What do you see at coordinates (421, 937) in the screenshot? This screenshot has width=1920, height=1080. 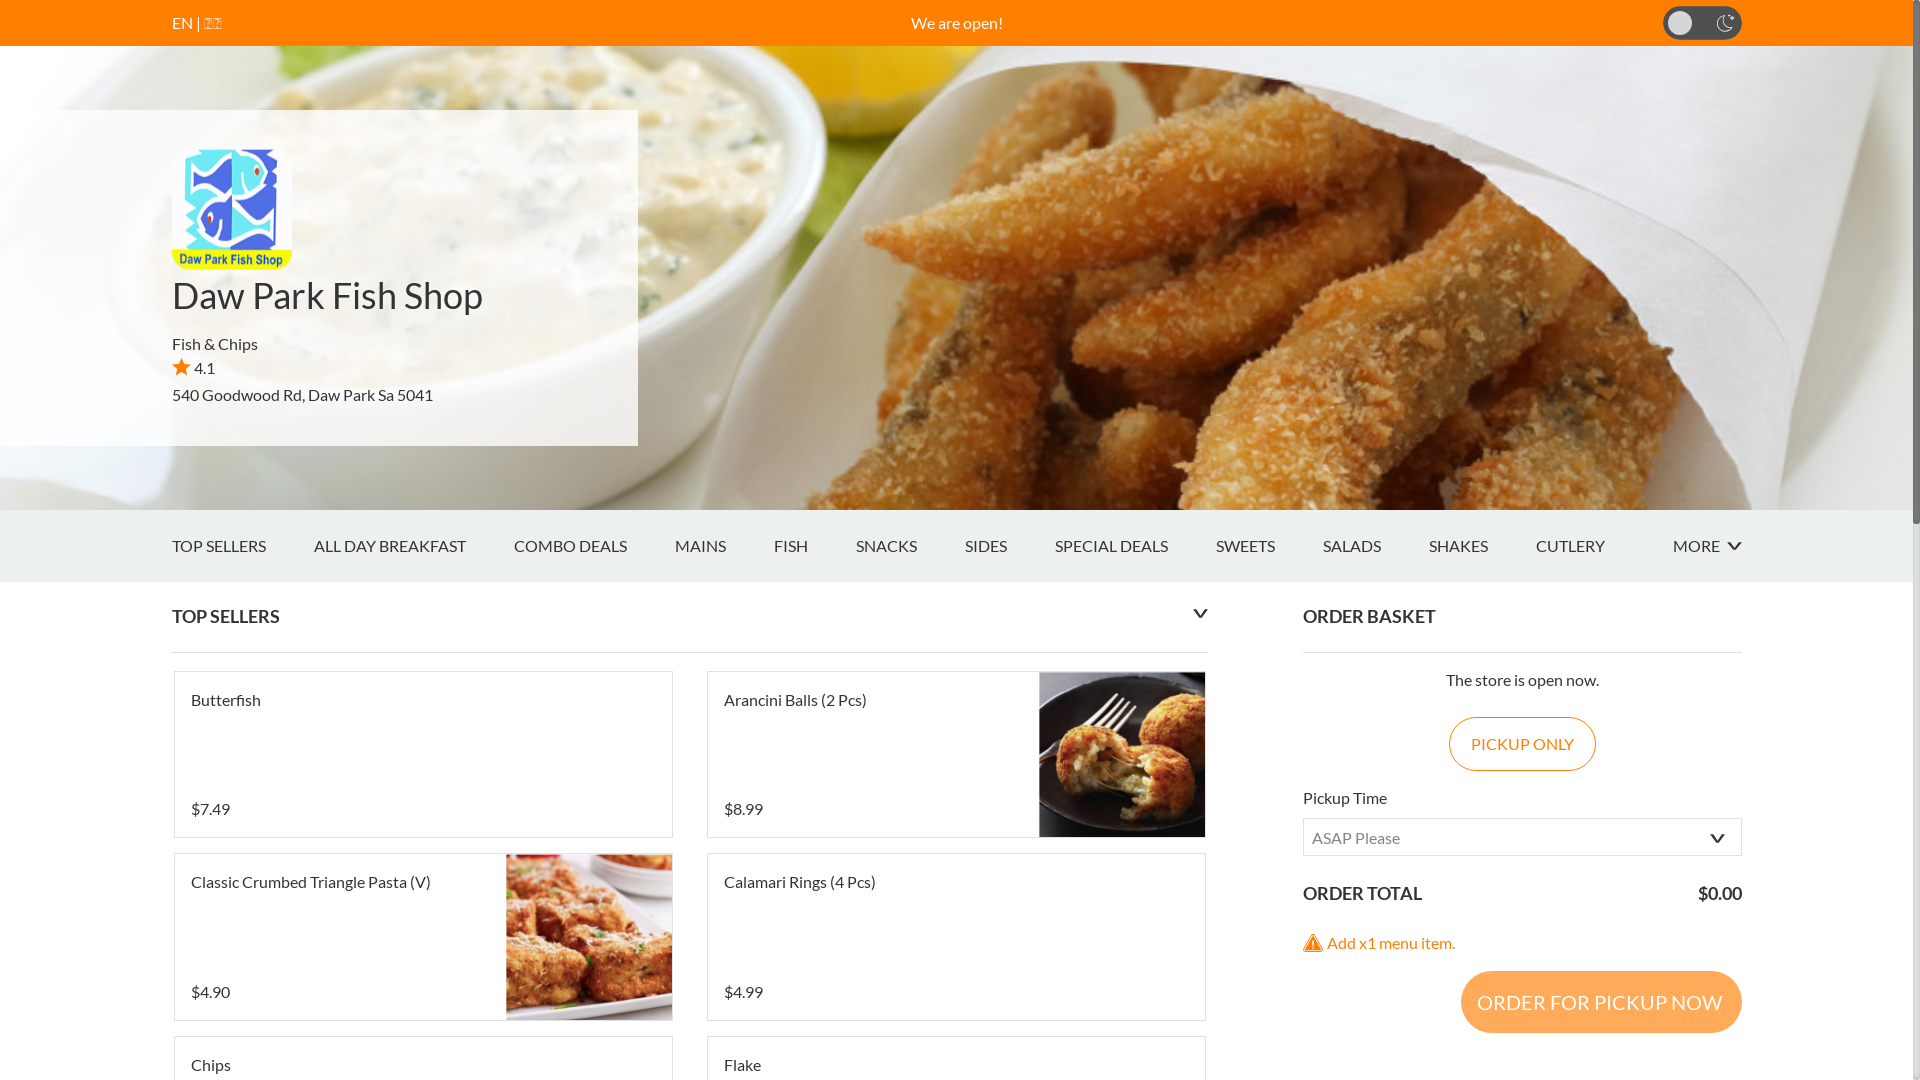 I see `'Classic Crumbed Triangle Pasta (V)` at bounding box center [421, 937].